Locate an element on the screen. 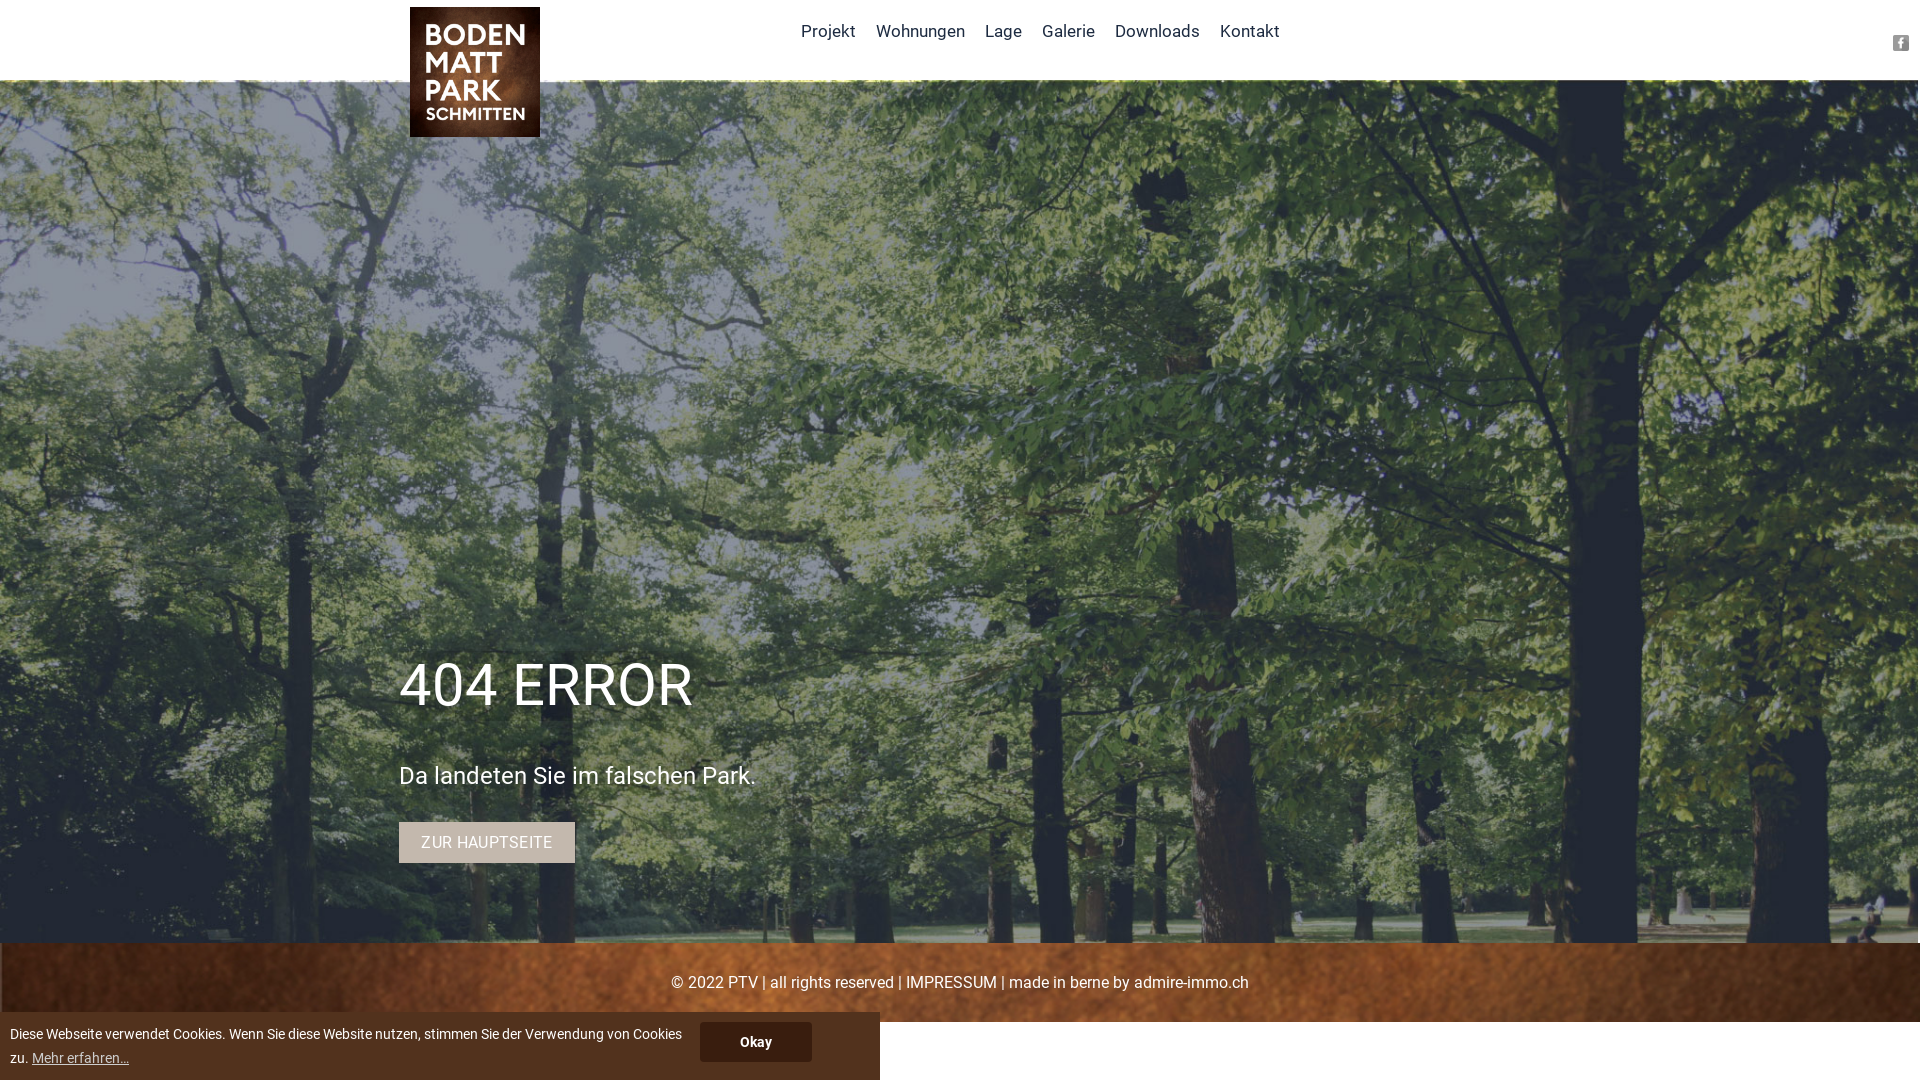 This screenshot has width=1920, height=1080. 'Lage' is located at coordinates (974, 30).